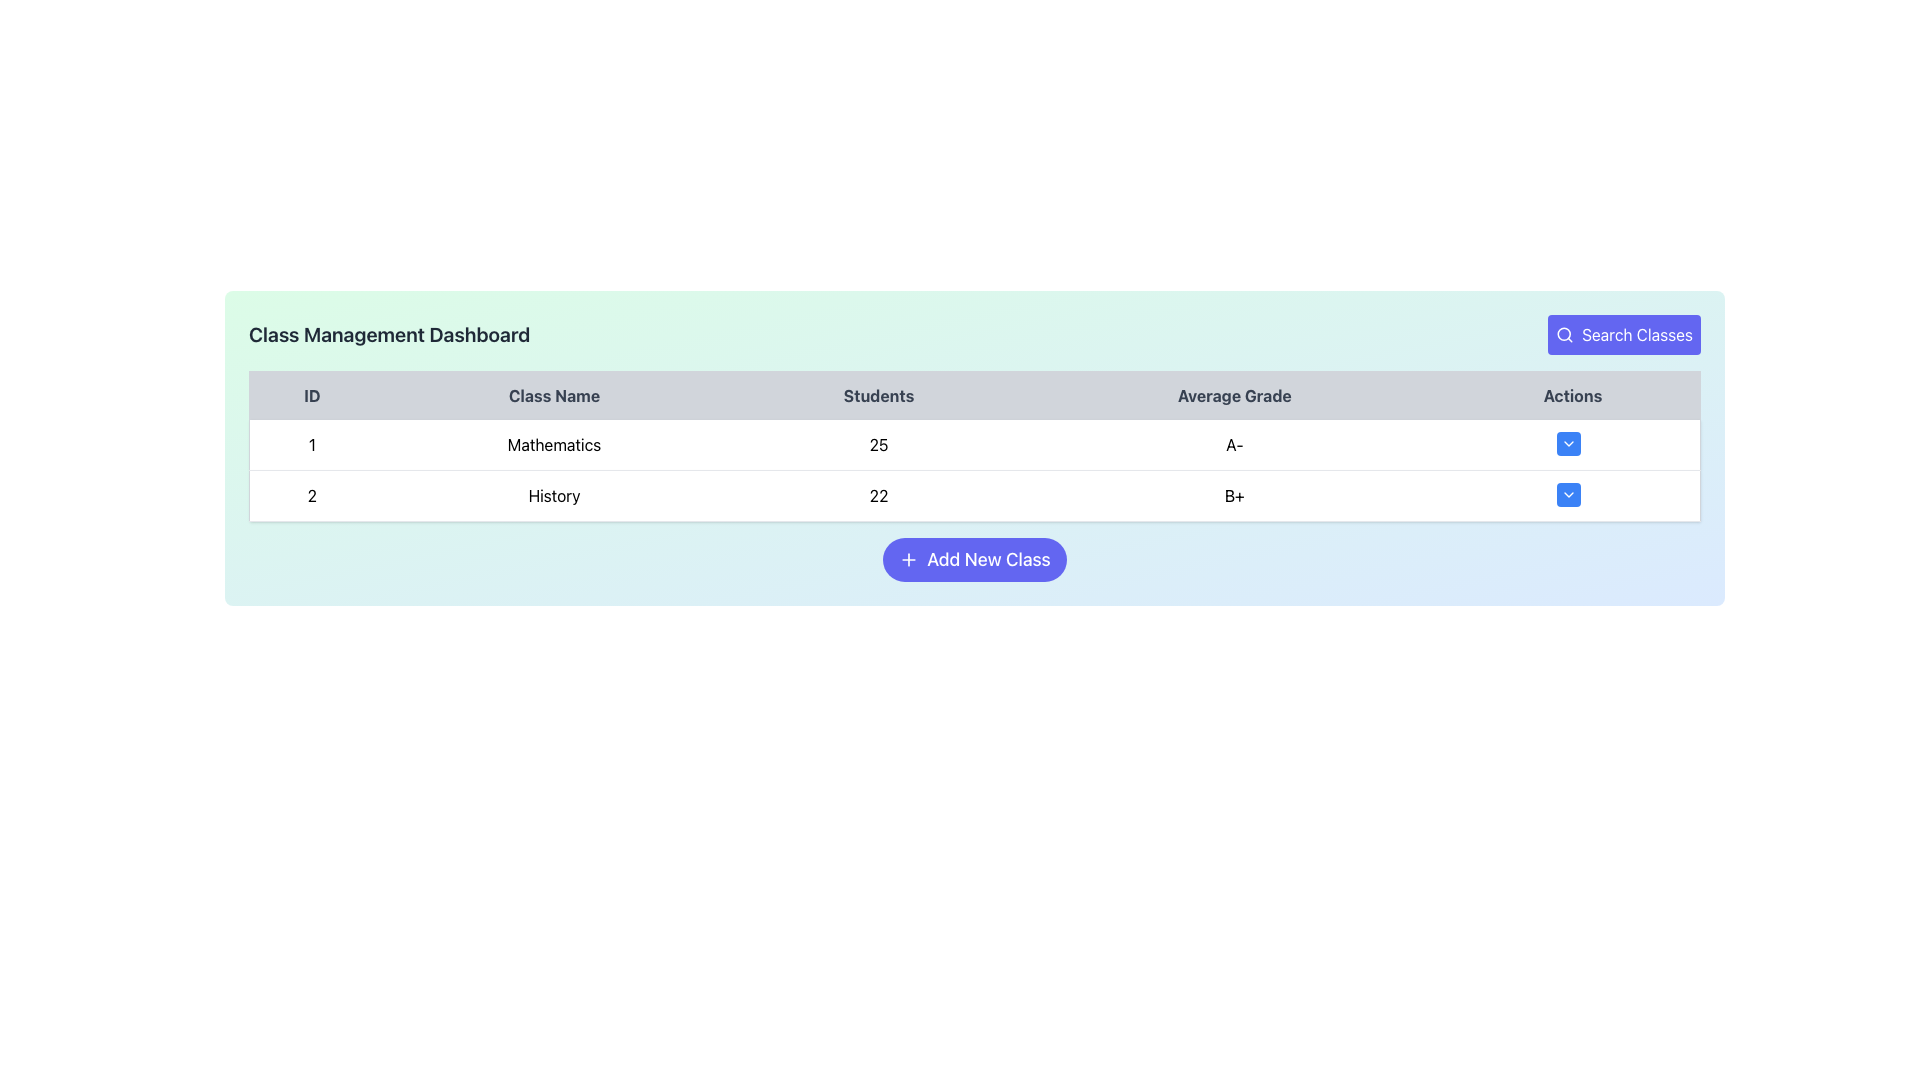 The image size is (1920, 1080). I want to click on the Dropdown button in the 'Actions' column of the table row for 'Mathematics', so click(1567, 442).